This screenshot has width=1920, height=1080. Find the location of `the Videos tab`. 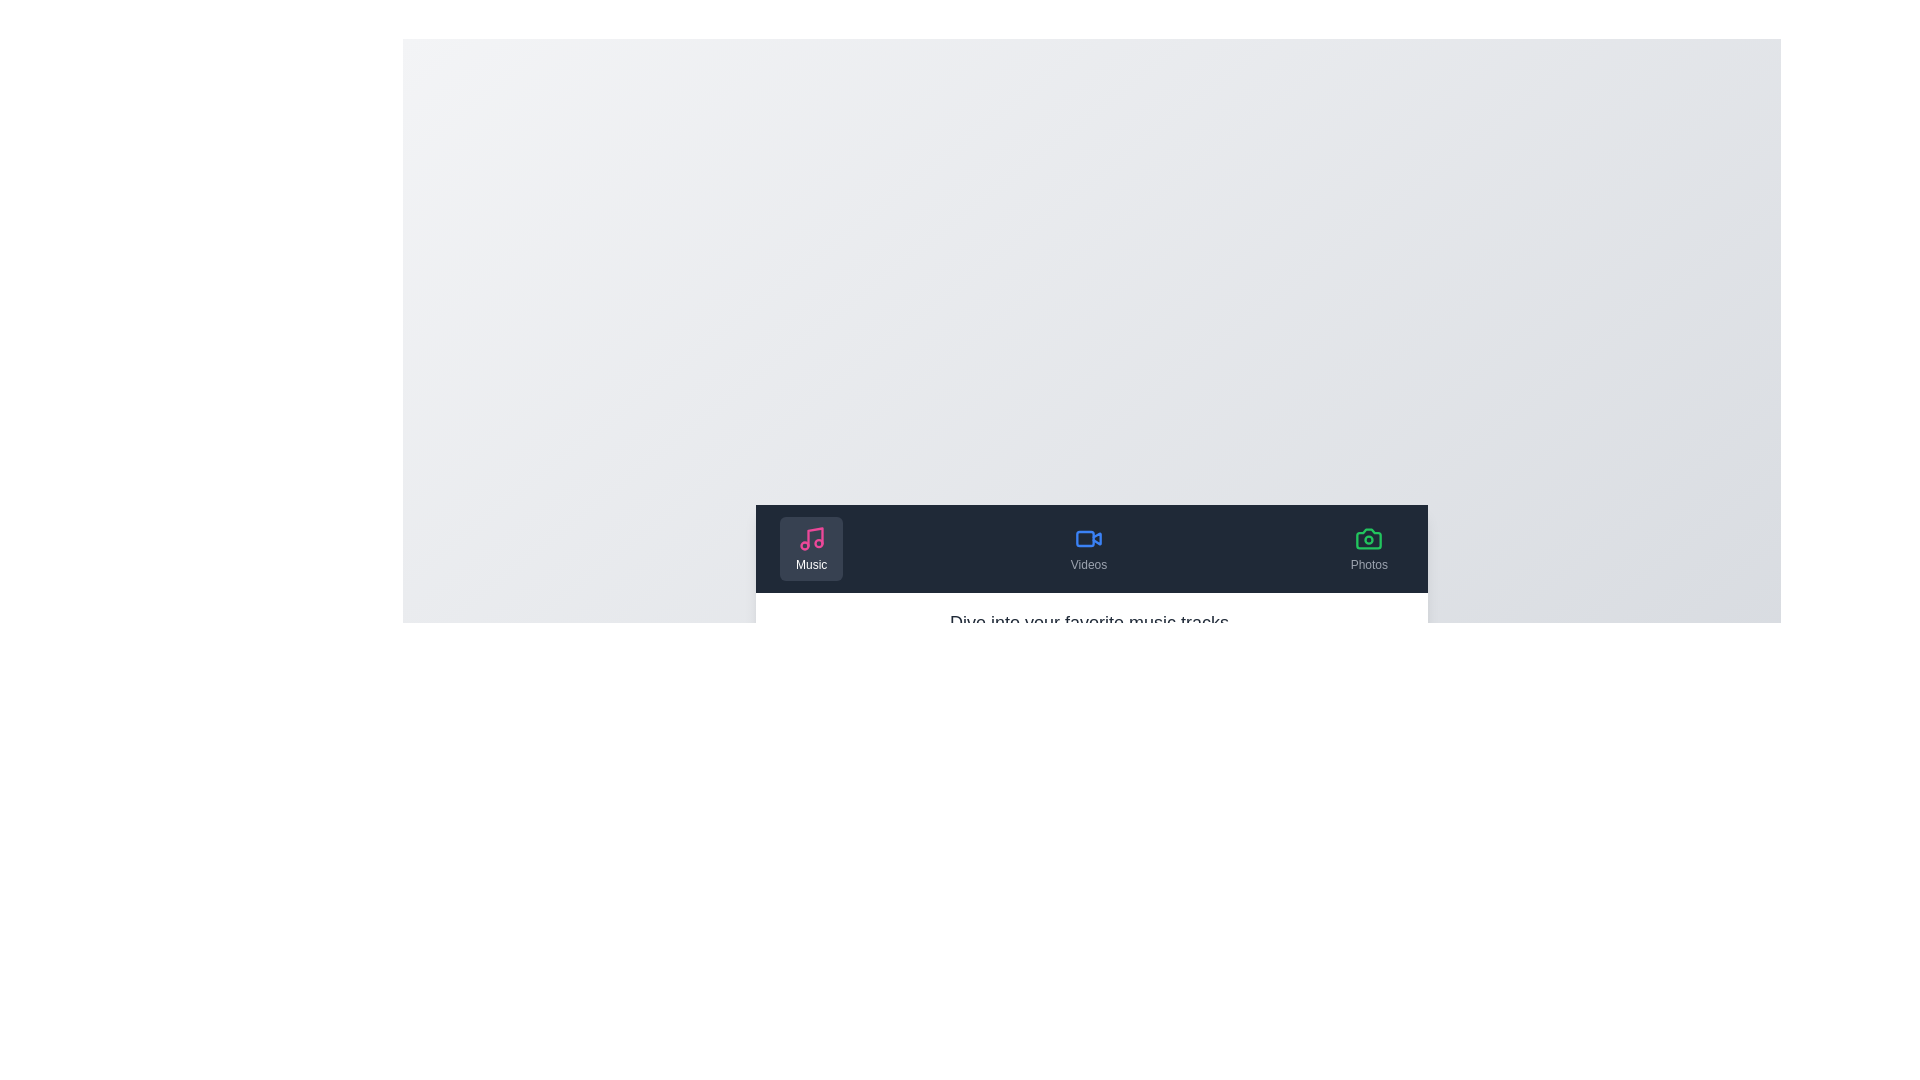

the Videos tab is located at coordinates (1087, 548).